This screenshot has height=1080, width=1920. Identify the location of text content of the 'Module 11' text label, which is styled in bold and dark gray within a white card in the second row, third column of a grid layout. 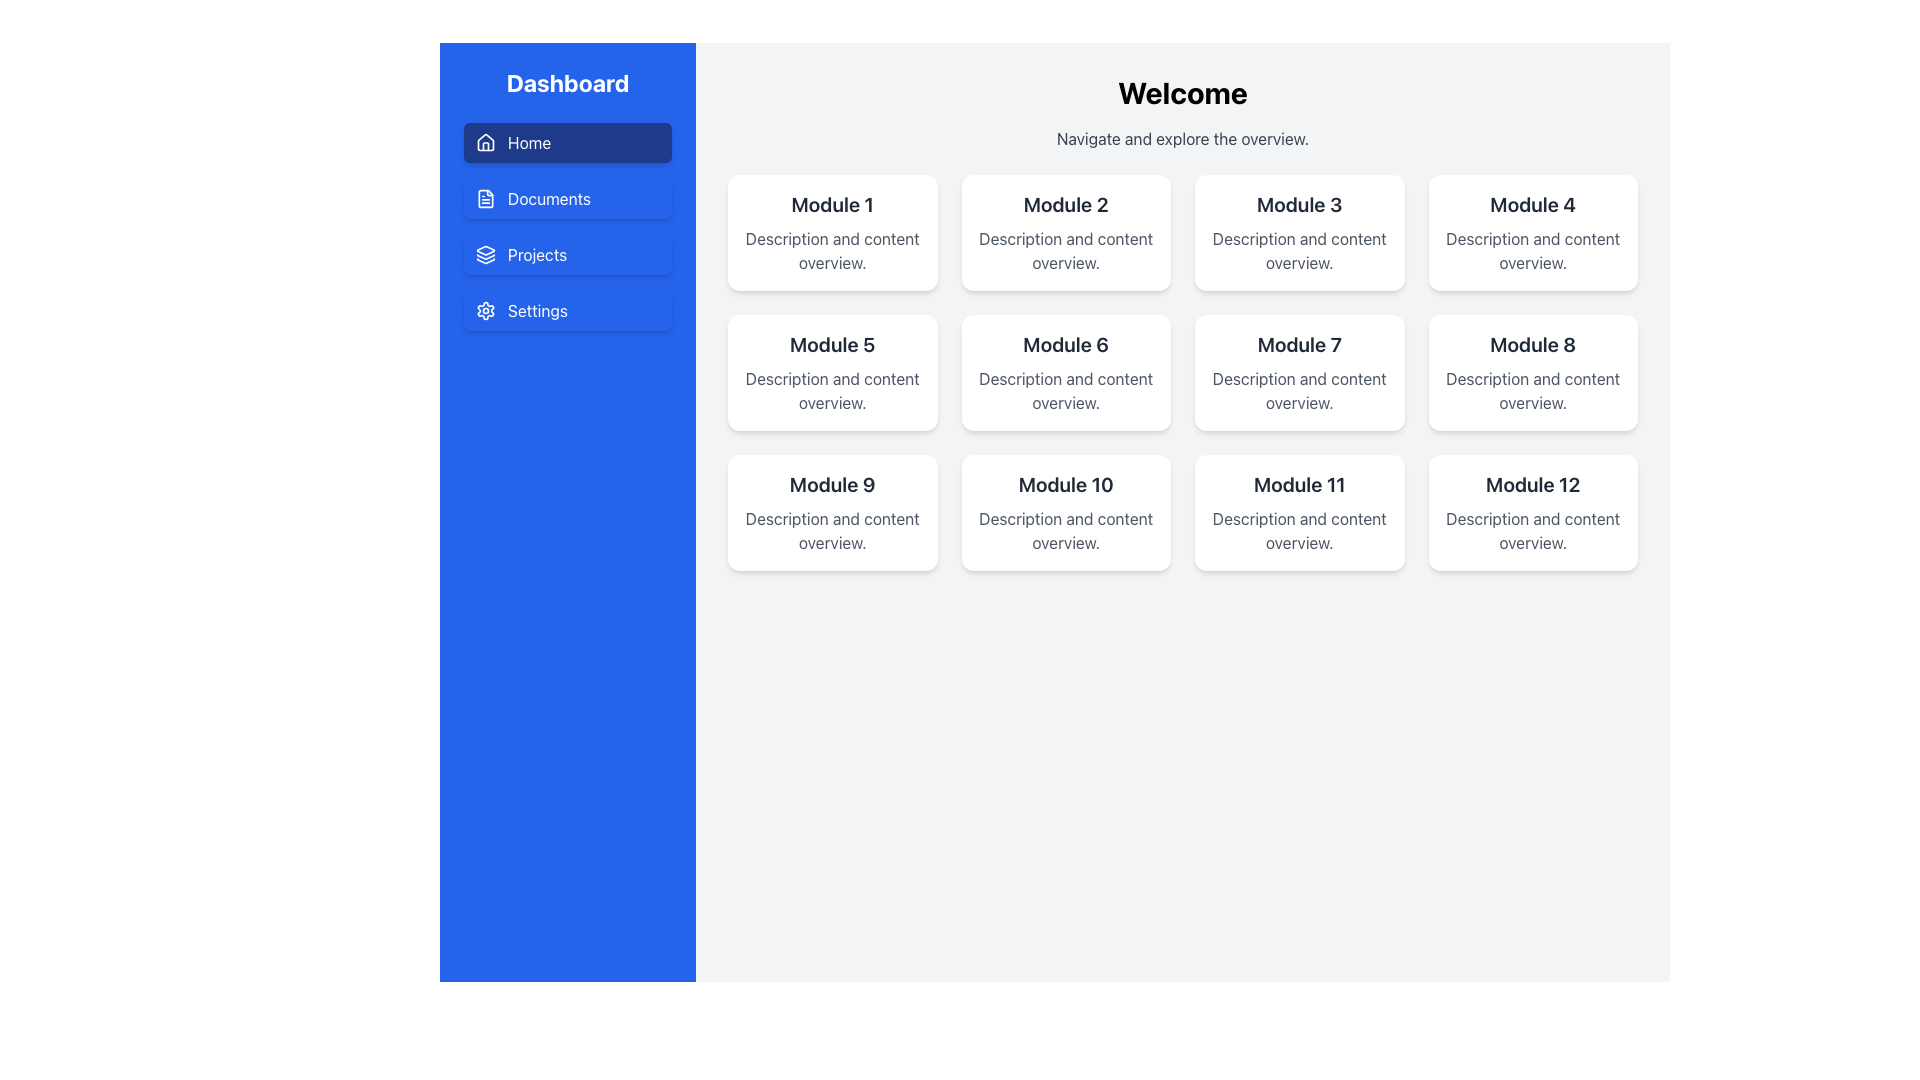
(1299, 485).